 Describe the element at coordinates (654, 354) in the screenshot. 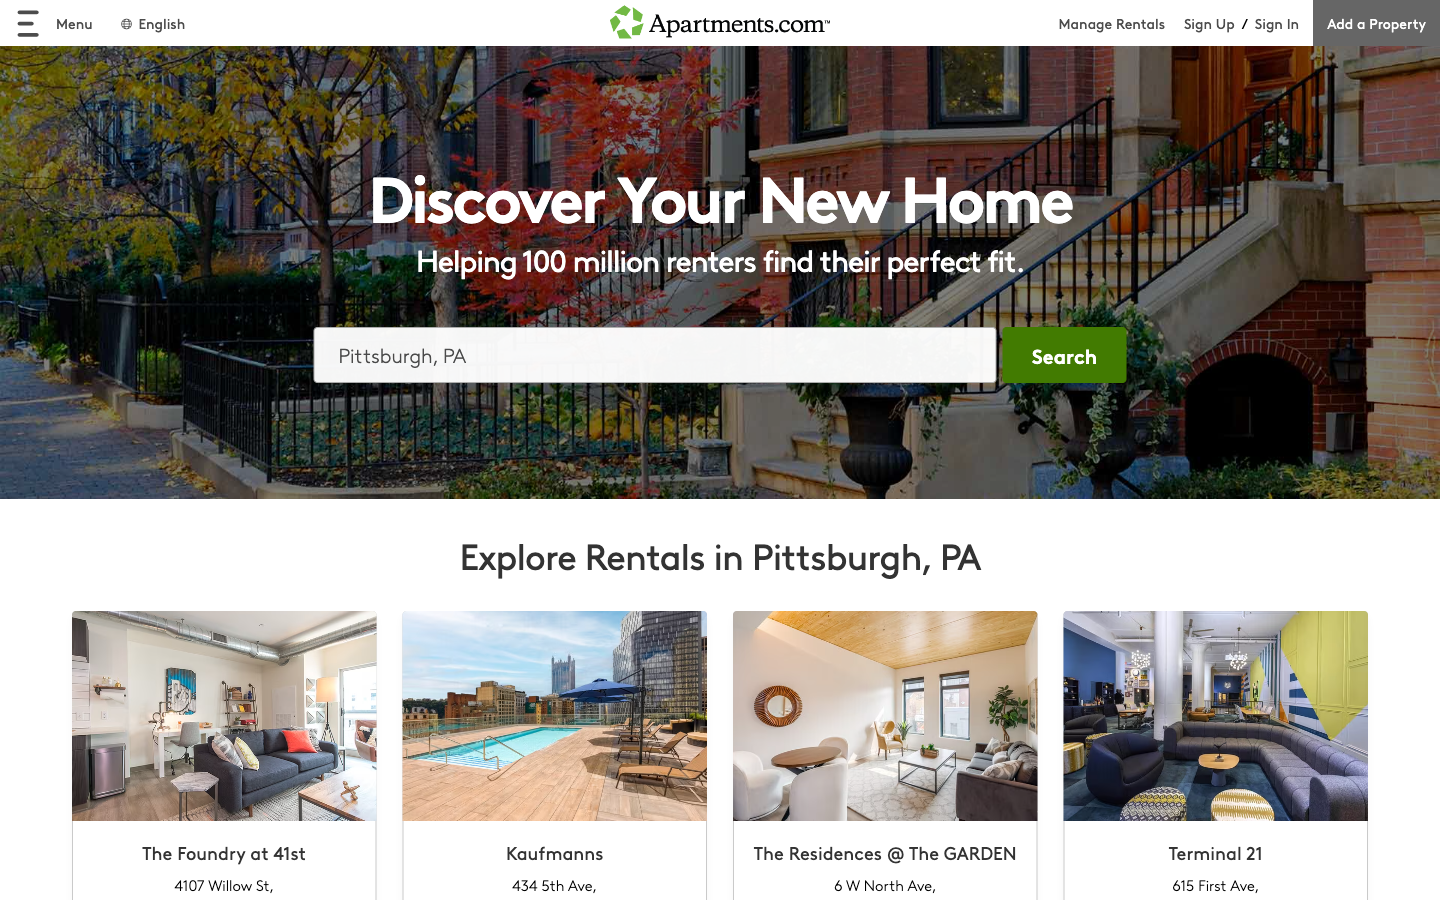

I see `the position of Pittsburgh, PA` at that location.